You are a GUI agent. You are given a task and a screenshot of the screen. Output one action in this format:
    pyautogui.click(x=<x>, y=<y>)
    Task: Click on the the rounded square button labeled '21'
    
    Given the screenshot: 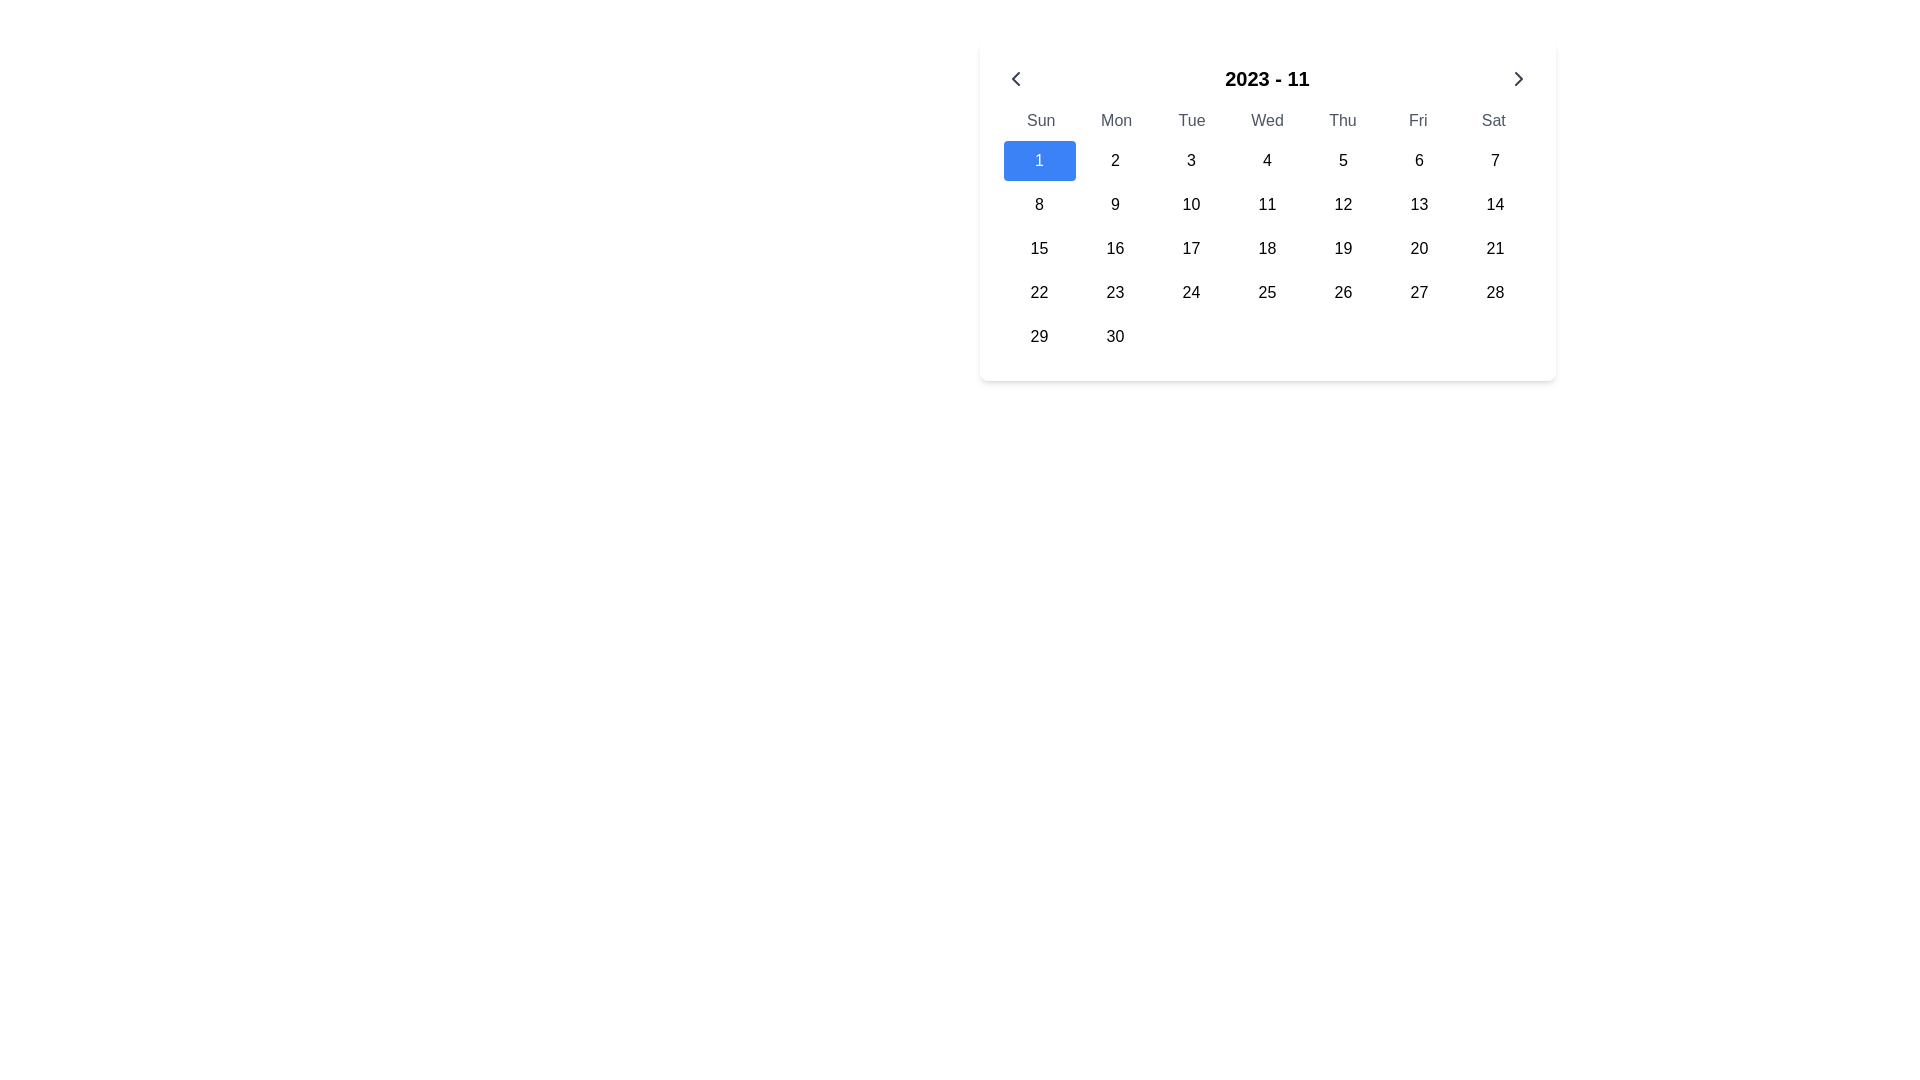 What is the action you would take?
    pyautogui.click(x=1495, y=248)
    